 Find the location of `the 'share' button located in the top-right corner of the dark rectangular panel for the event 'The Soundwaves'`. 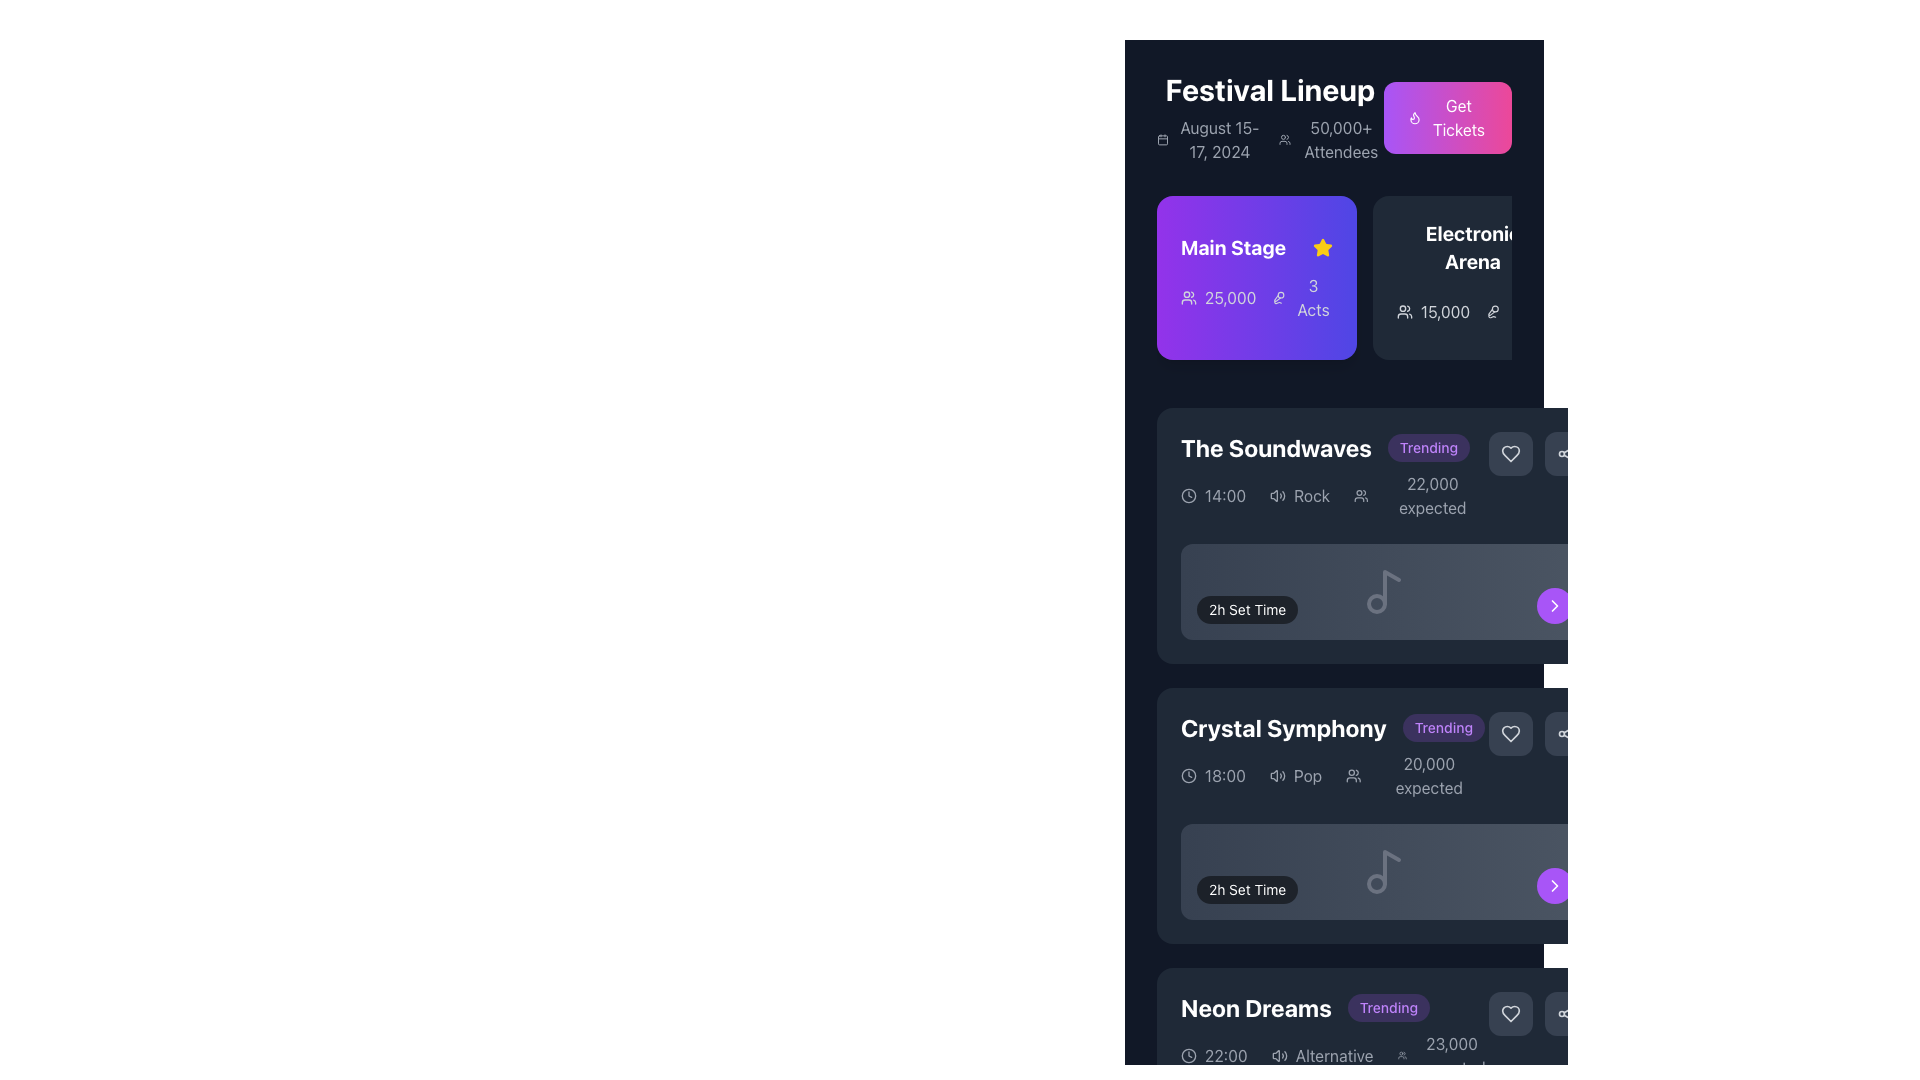

the 'share' button located in the top-right corner of the dark rectangular panel for the event 'The Soundwaves' is located at coordinates (1565, 454).